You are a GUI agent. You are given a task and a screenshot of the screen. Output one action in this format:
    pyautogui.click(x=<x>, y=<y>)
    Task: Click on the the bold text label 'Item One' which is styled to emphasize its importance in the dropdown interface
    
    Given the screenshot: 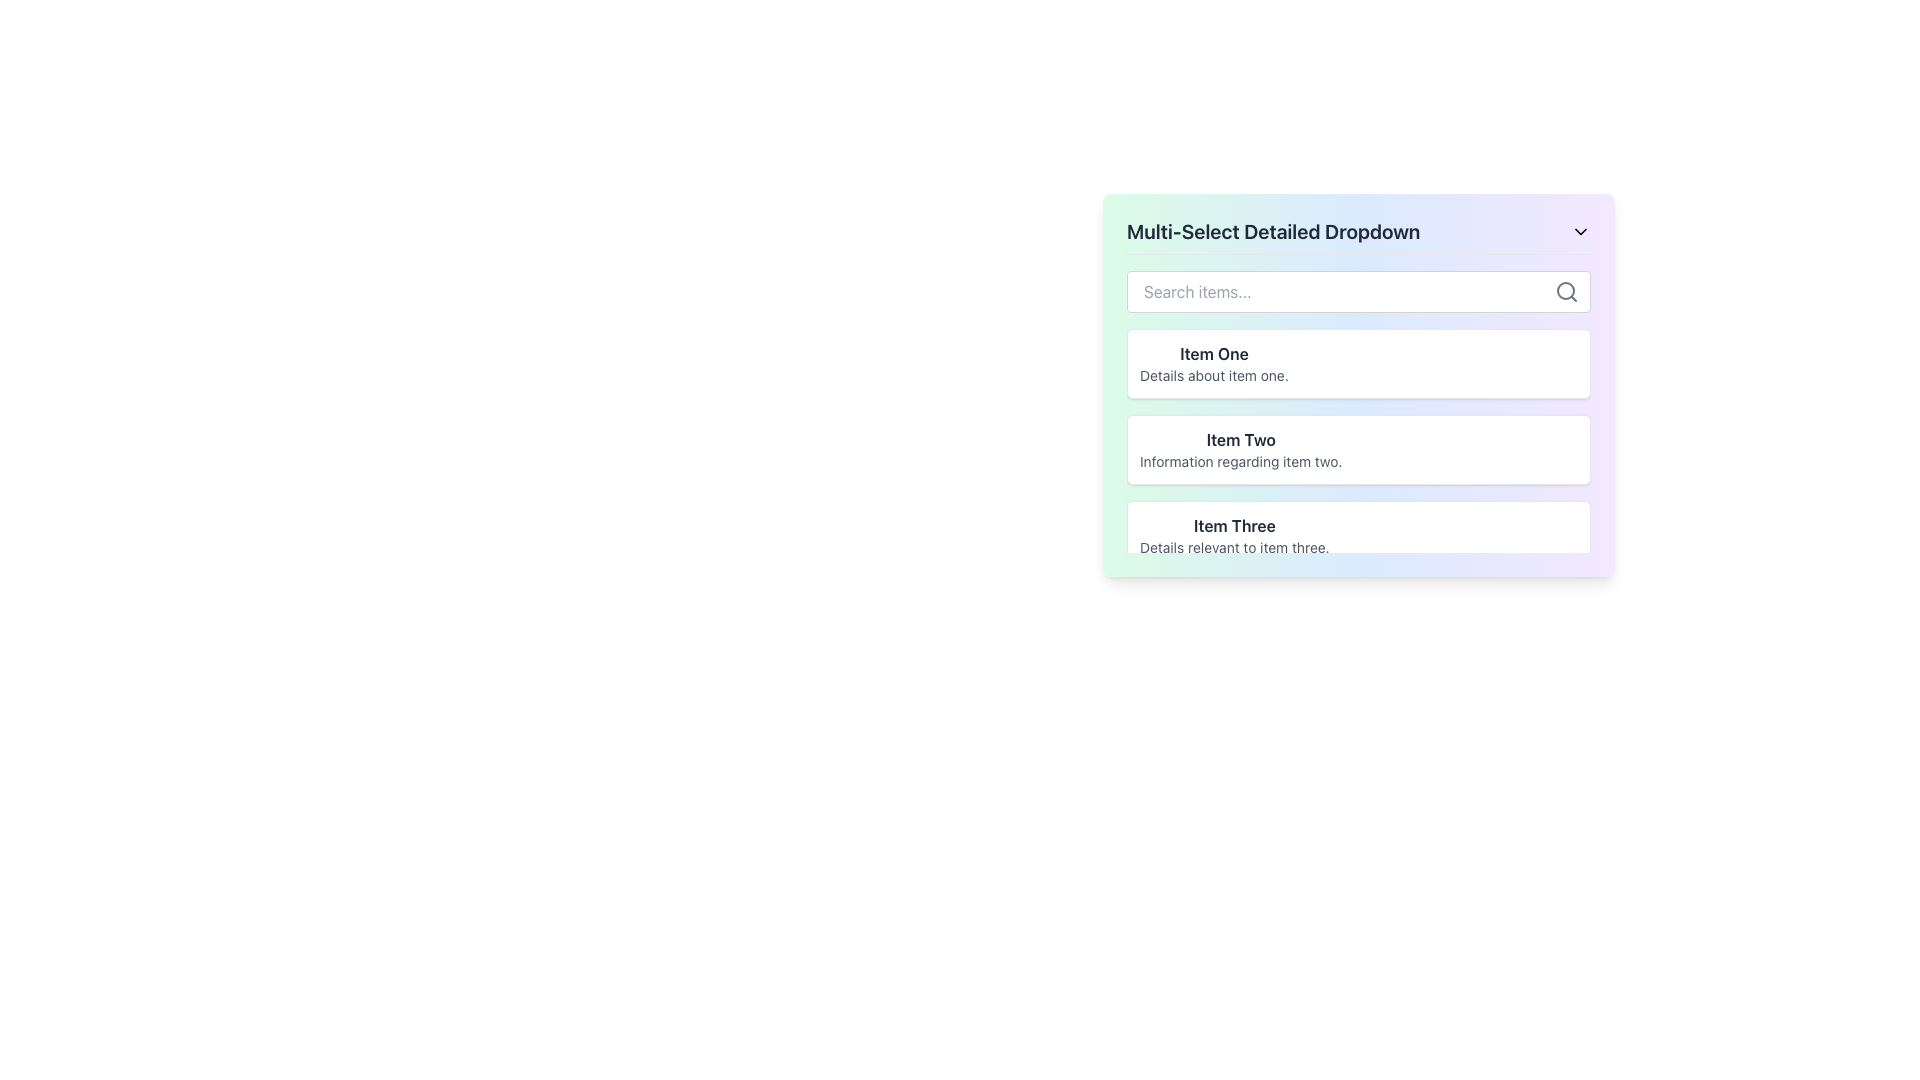 What is the action you would take?
    pyautogui.click(x=1213, y=353)
    